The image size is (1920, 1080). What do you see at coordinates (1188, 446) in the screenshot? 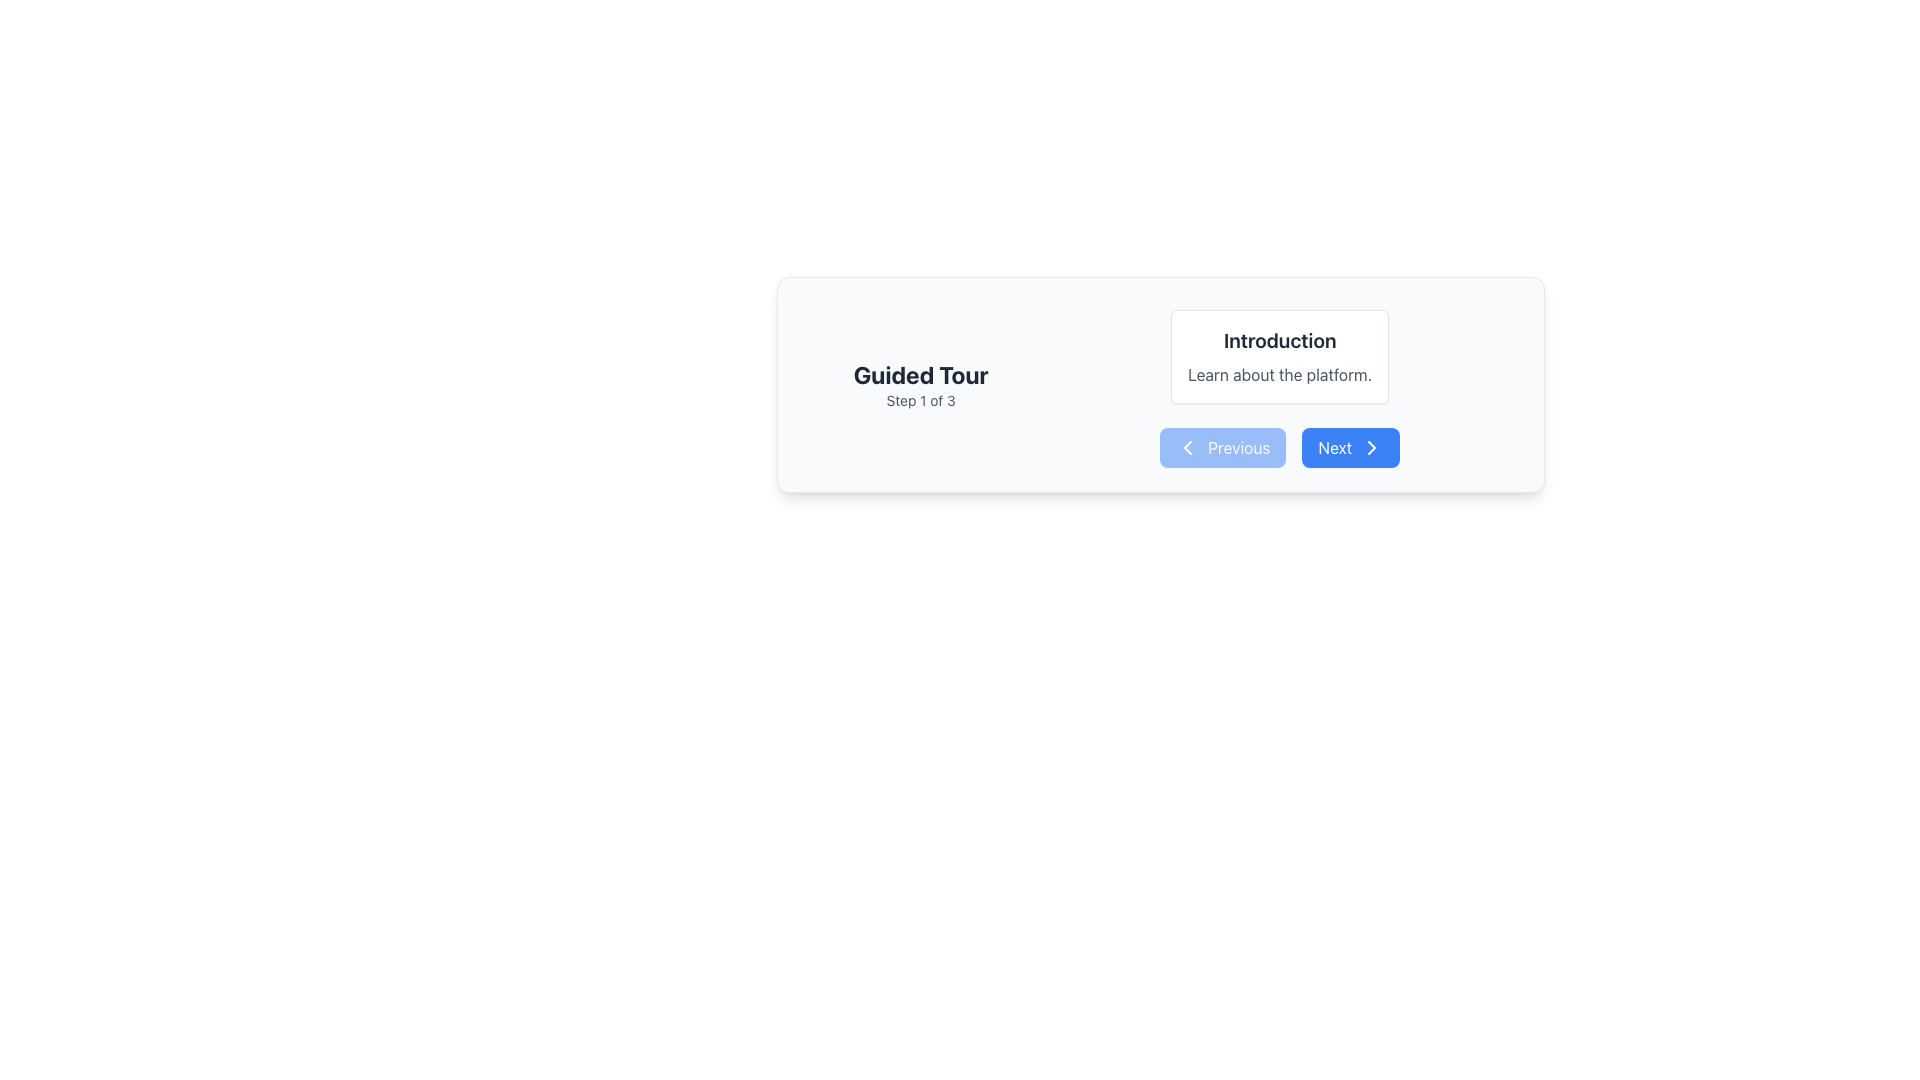
I see `the left-facing chevron arrow icon located inside the 'Previous' button to interact with it` at bounding box center [1188, 446].